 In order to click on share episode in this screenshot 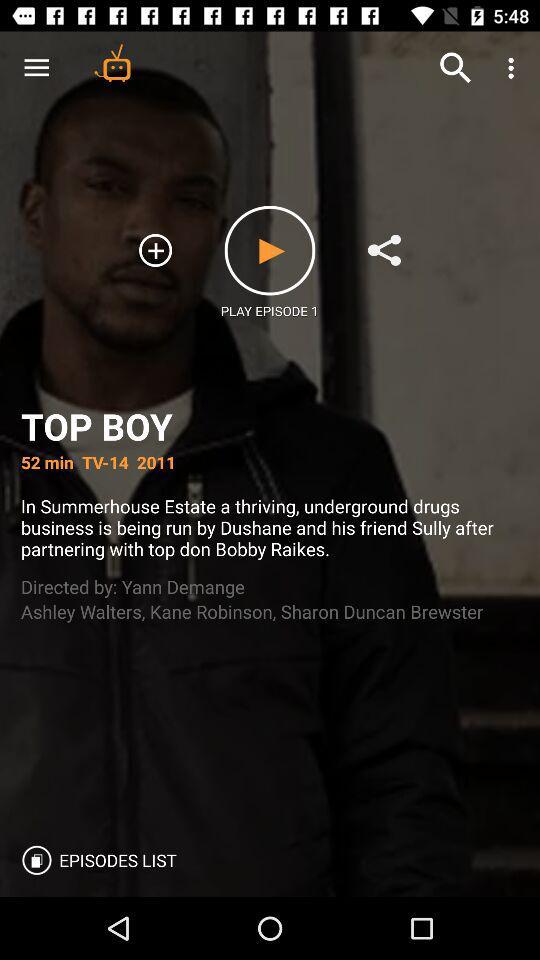, I will do `click(384, 249)`.